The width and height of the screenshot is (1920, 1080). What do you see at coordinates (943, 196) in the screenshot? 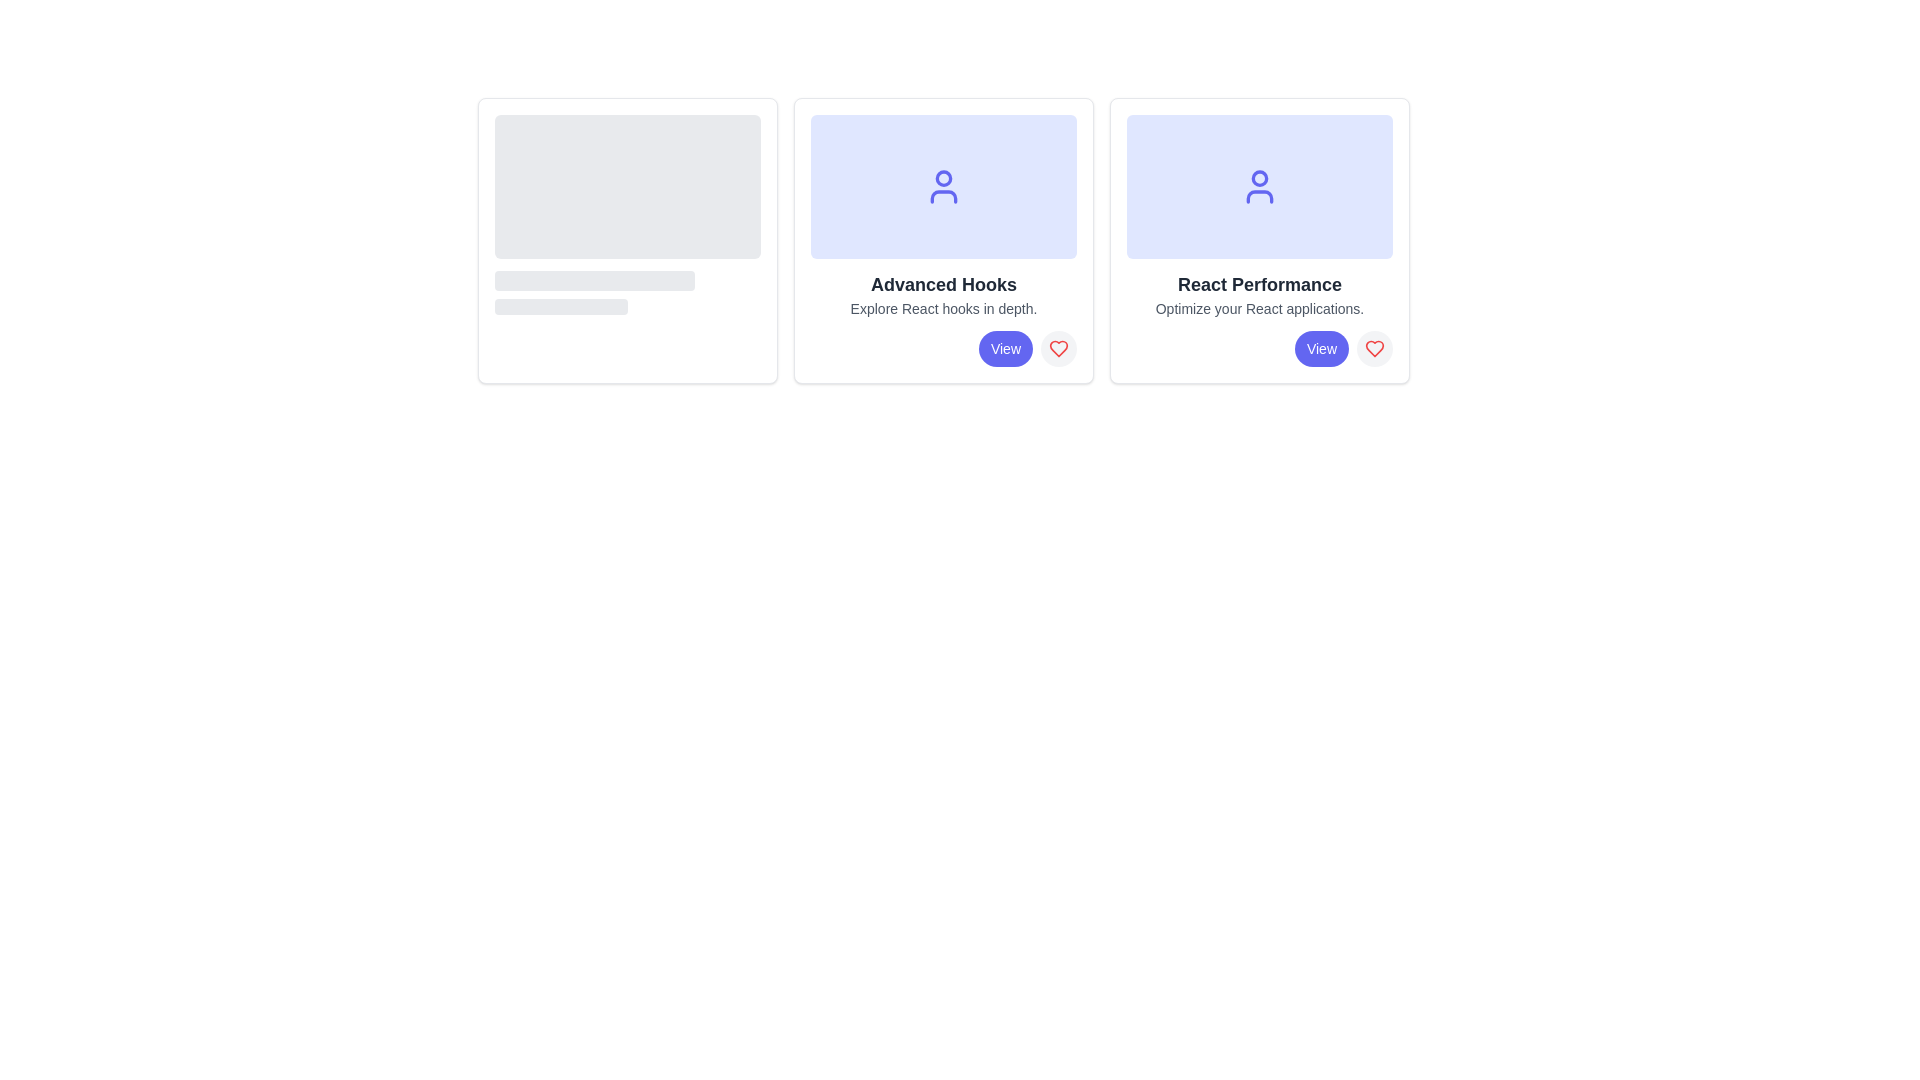
I see `lower part of the SVG graphic representing the user profile within the 'Advanced Hooks' card by using development tools` at bounding box center [943, 196].